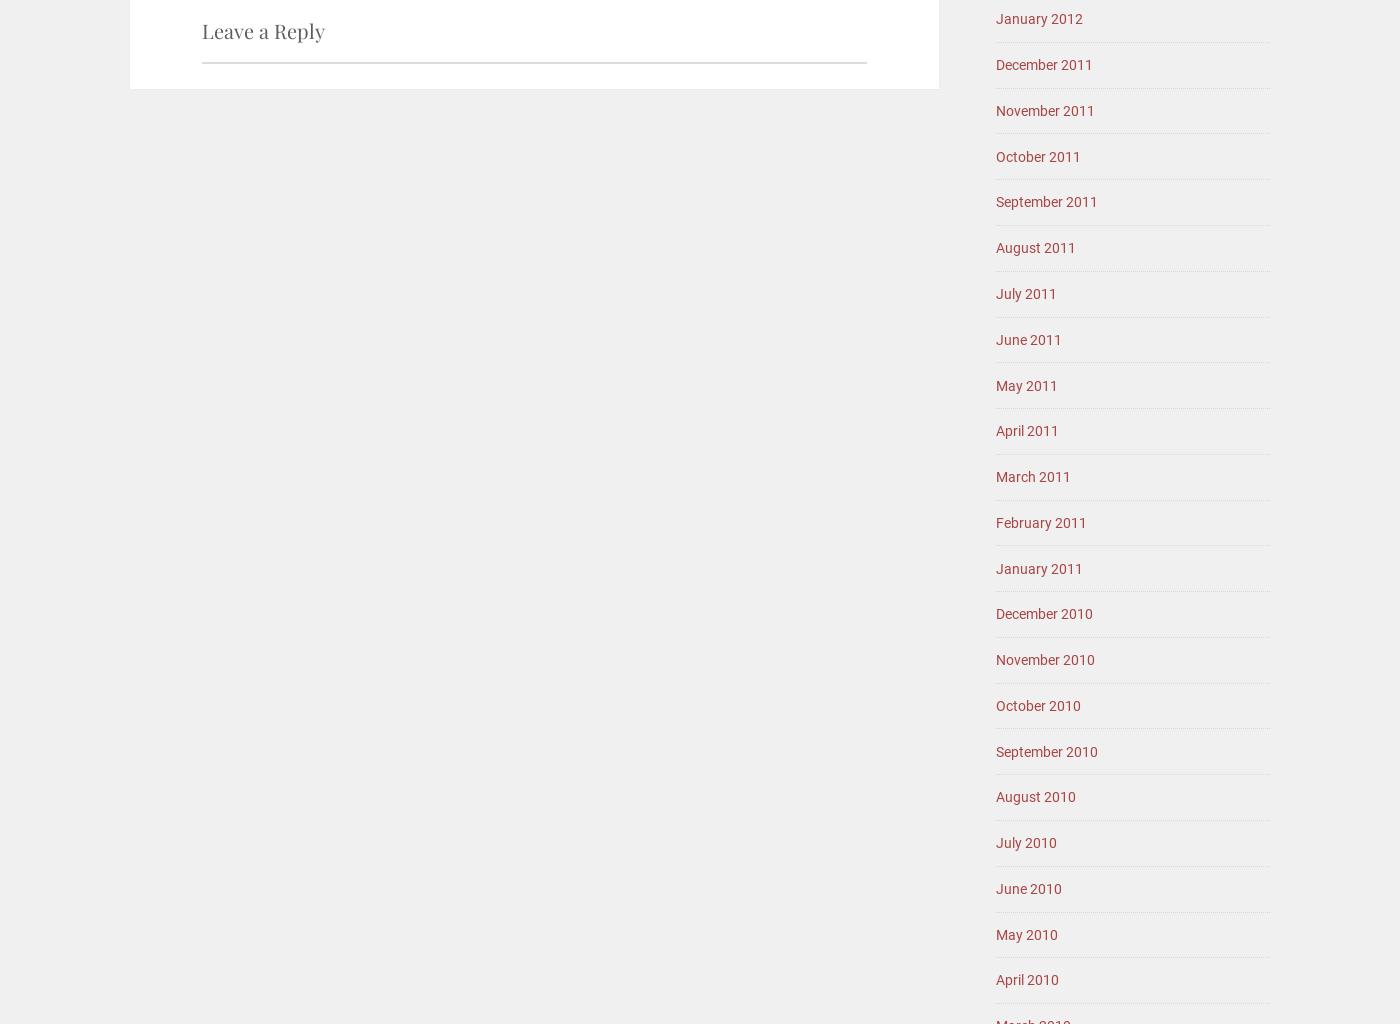 The height and width of the screenshot is (1024, 1400). Describe the element at coordinates (1041, 522) in the screenshot. I see `'February 2011'` at that location.